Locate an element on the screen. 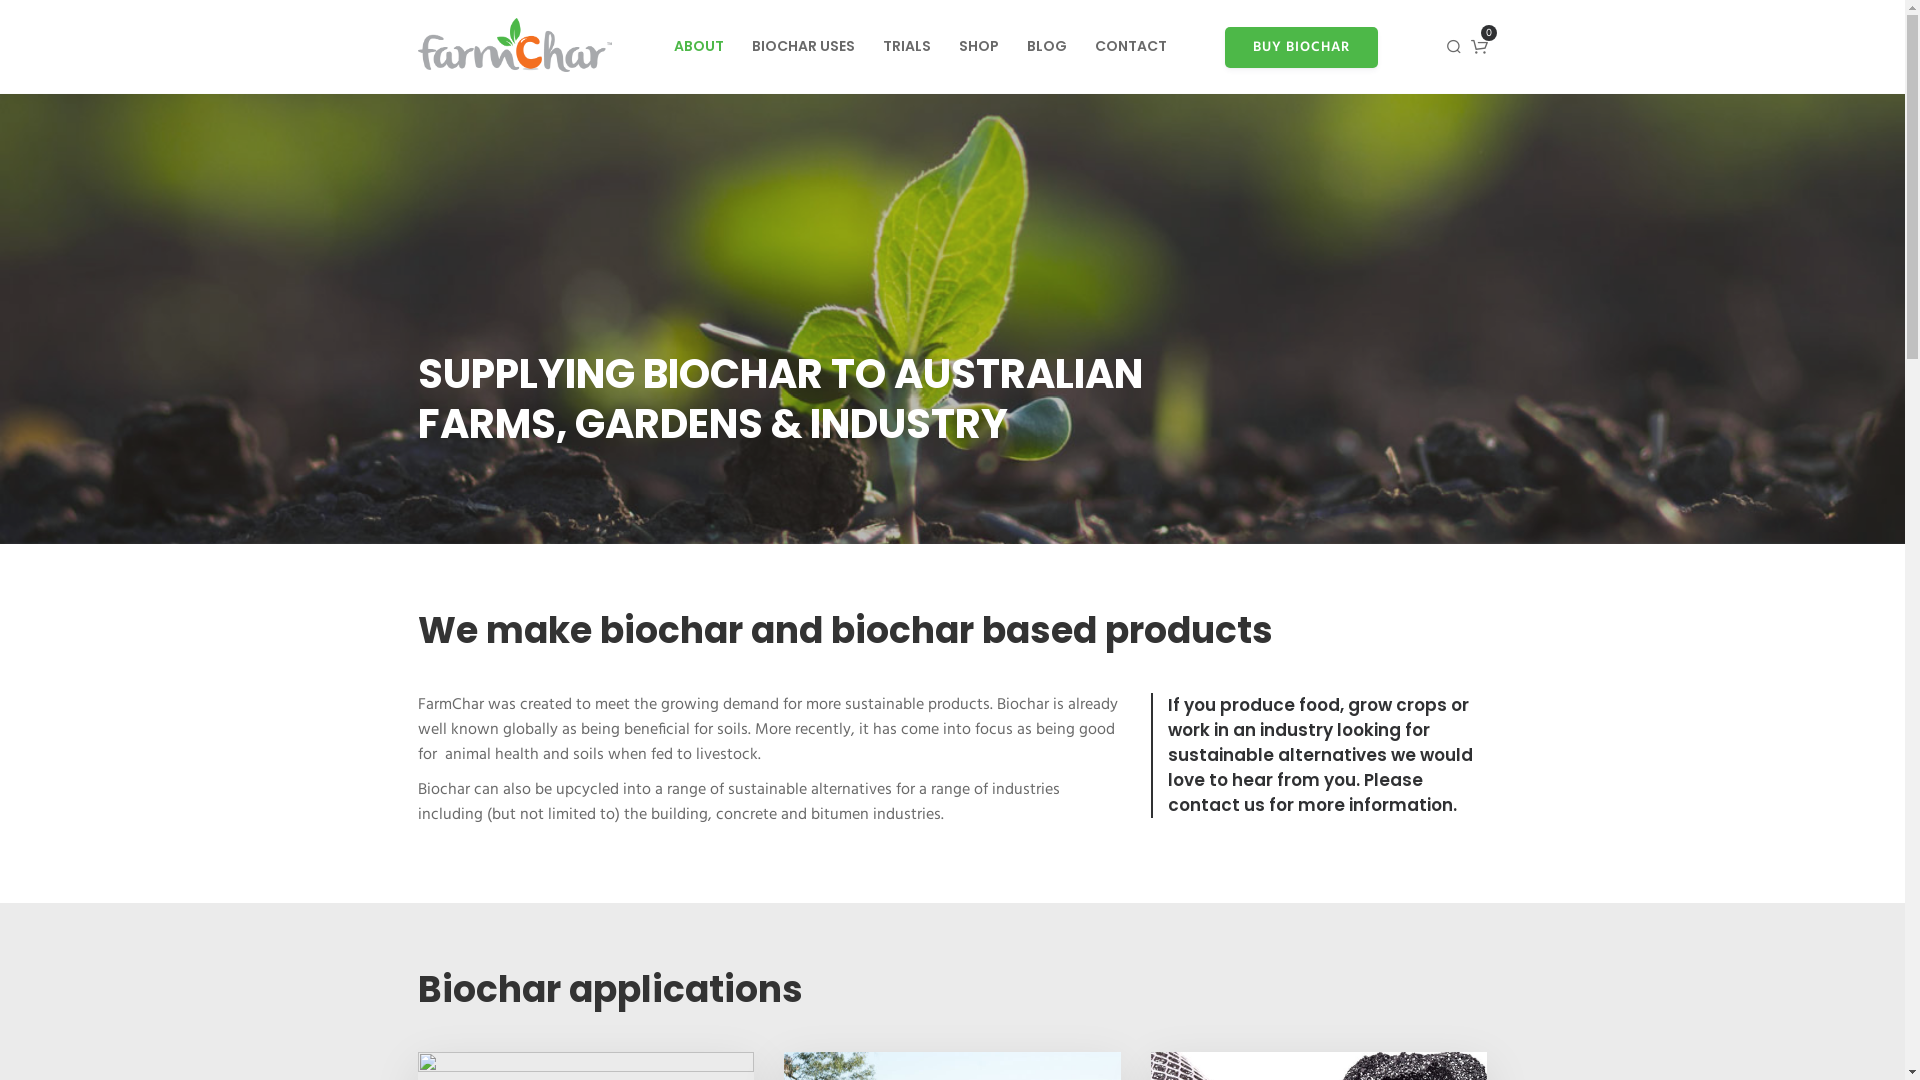  '0' is located at coordinates (1479, 46).